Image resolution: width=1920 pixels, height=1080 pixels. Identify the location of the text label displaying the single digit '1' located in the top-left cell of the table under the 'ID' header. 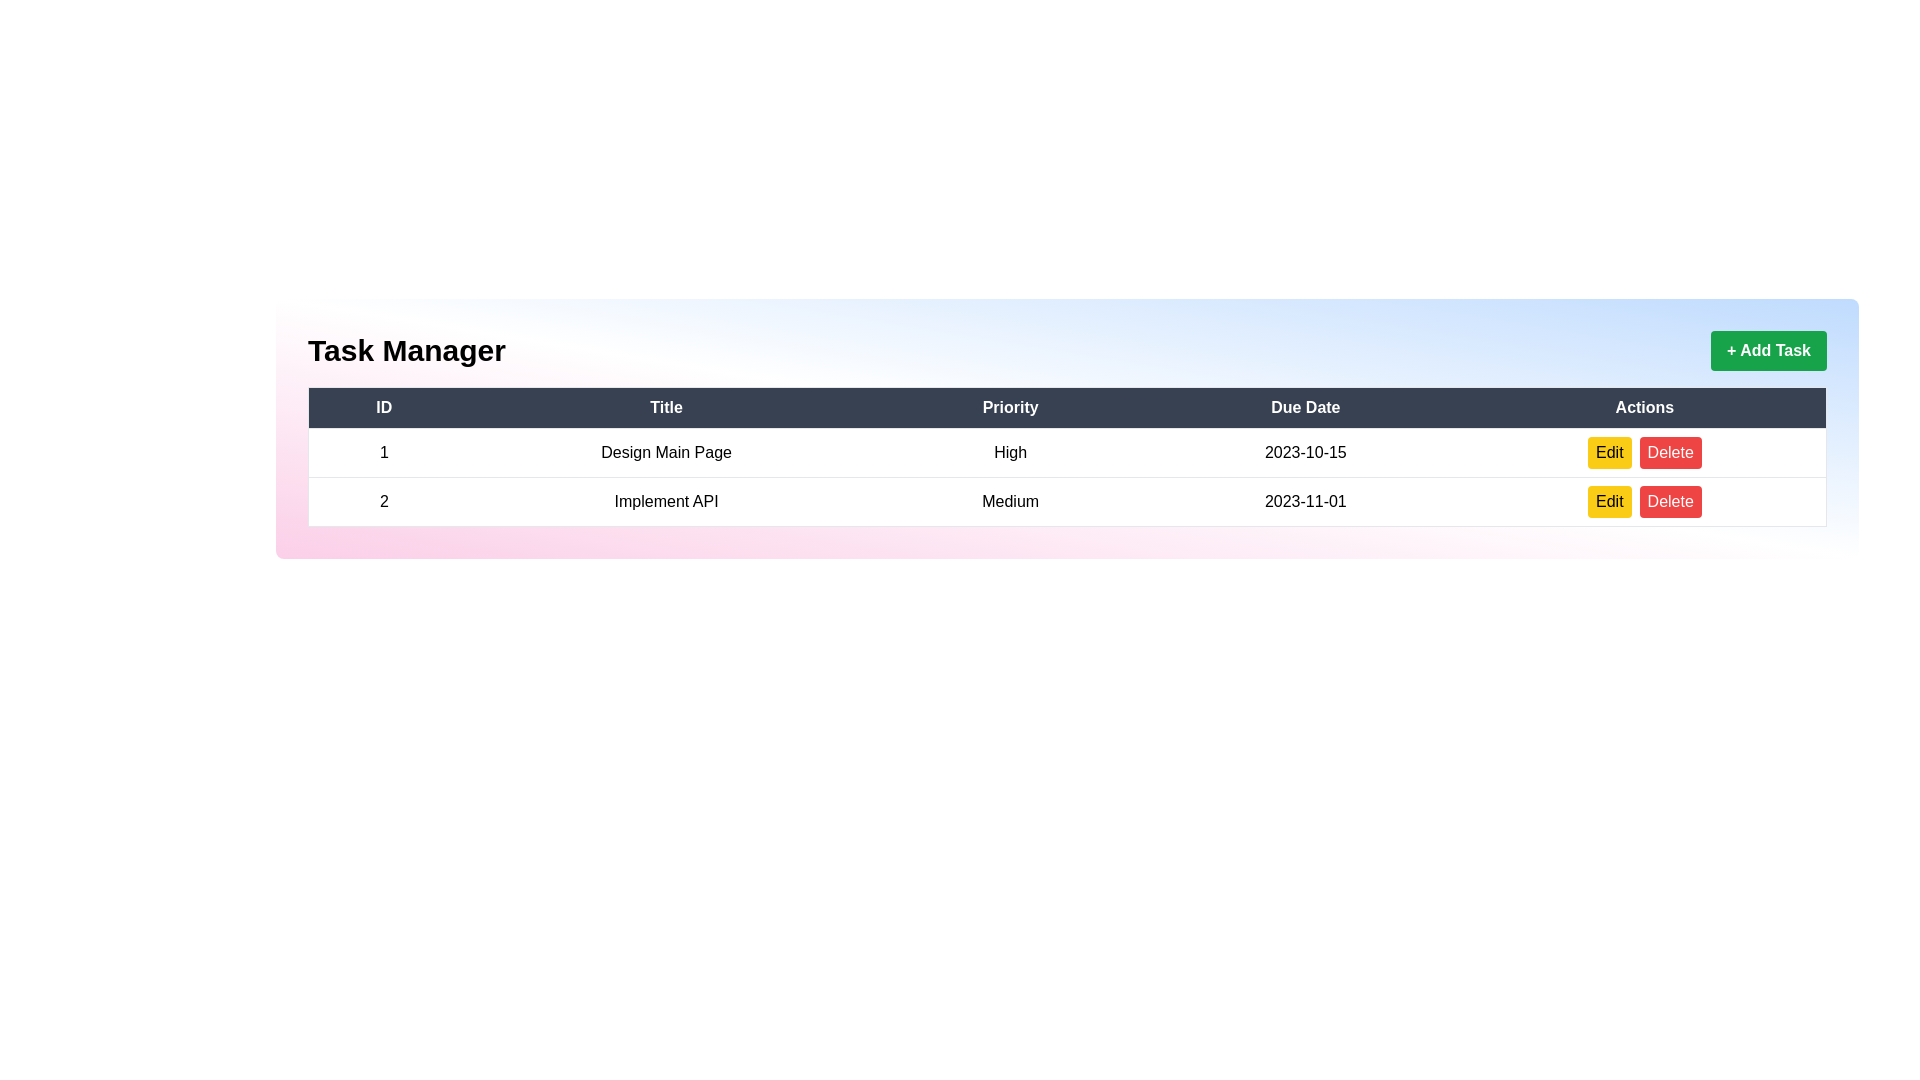
(384, 452).